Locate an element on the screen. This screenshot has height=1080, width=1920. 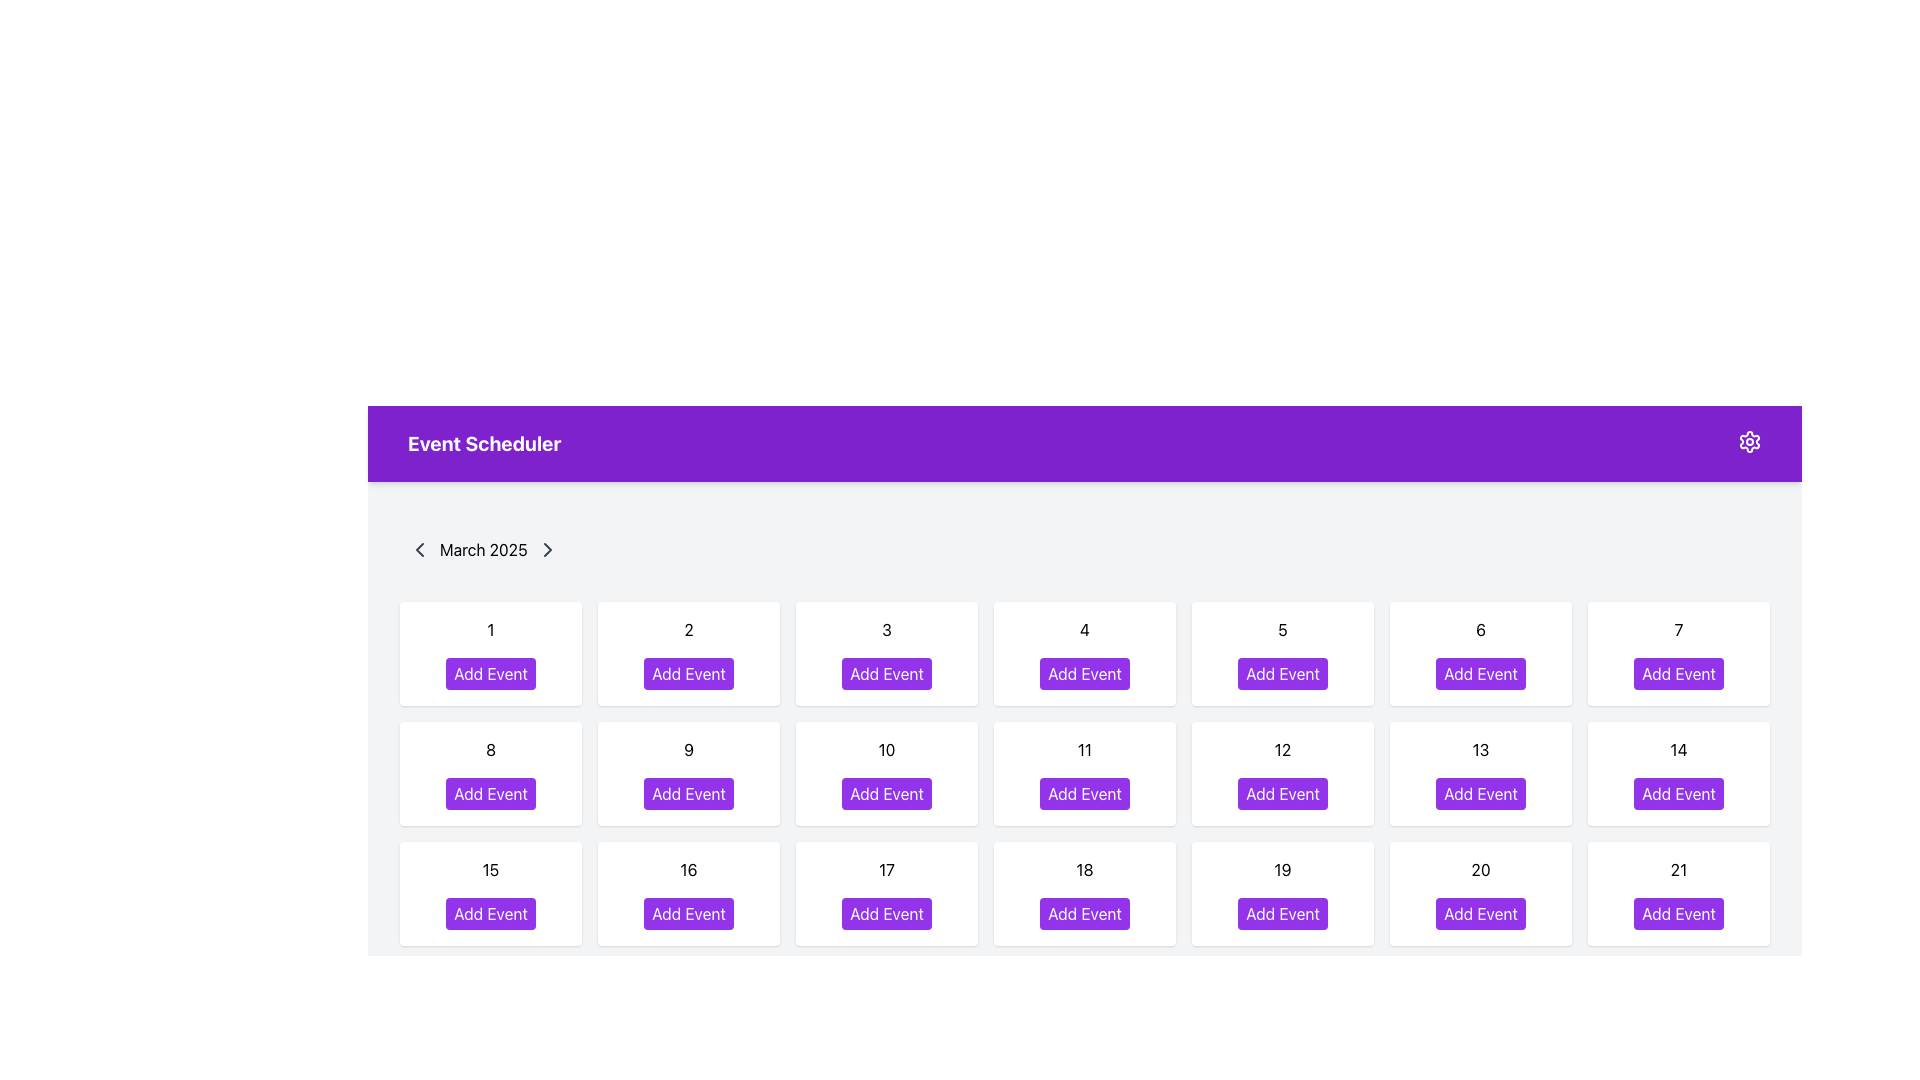
the 'Add Event' button, which is a rectangular button with rounded corners, purple background, and white text, located in the calendar grid for the day labeled '16' in the Event Scheduler interface is located at coordinates (689, 914).